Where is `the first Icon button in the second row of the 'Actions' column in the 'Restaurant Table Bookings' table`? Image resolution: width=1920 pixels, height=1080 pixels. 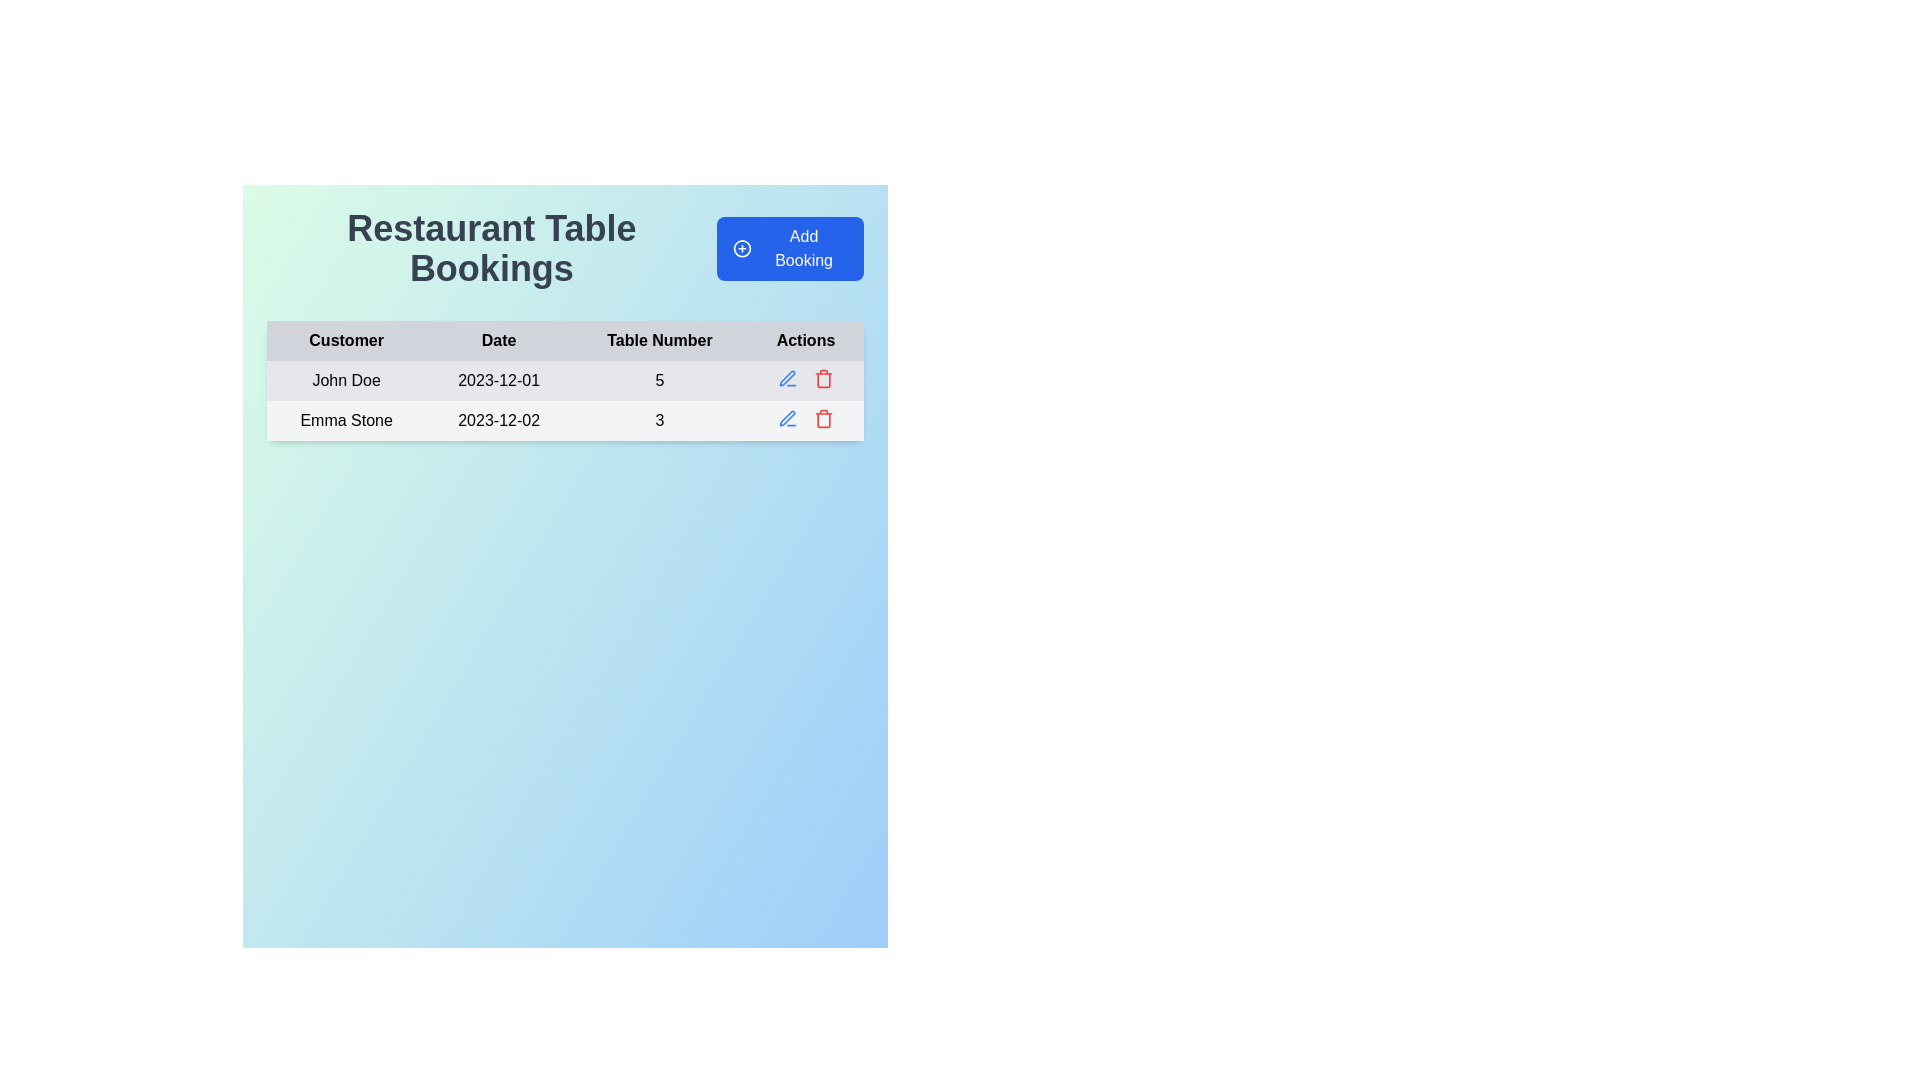
the first Icon button in the second row of the 'Actions' column in the 'Restaurant Table Bookings' table is located at coordinates (786, 378).